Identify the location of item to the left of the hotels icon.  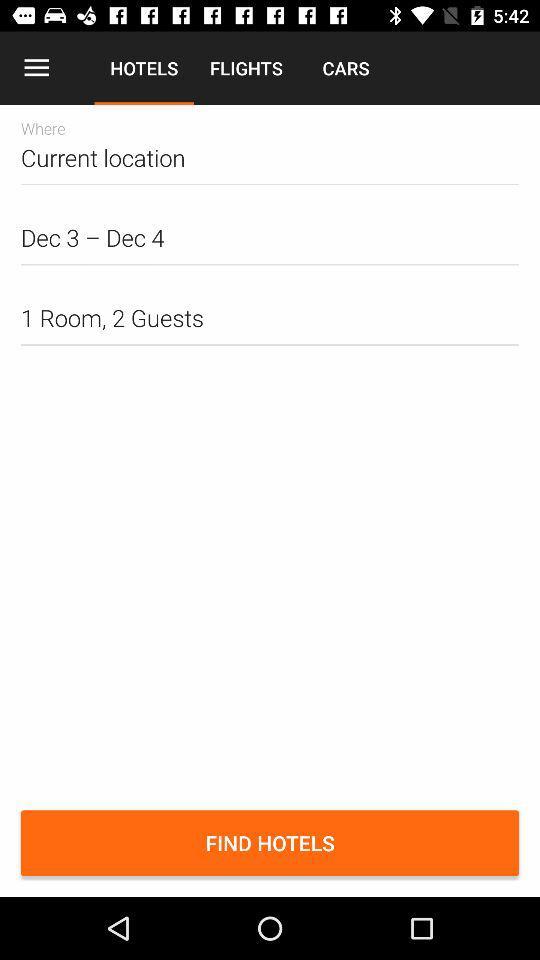
(36, 68).